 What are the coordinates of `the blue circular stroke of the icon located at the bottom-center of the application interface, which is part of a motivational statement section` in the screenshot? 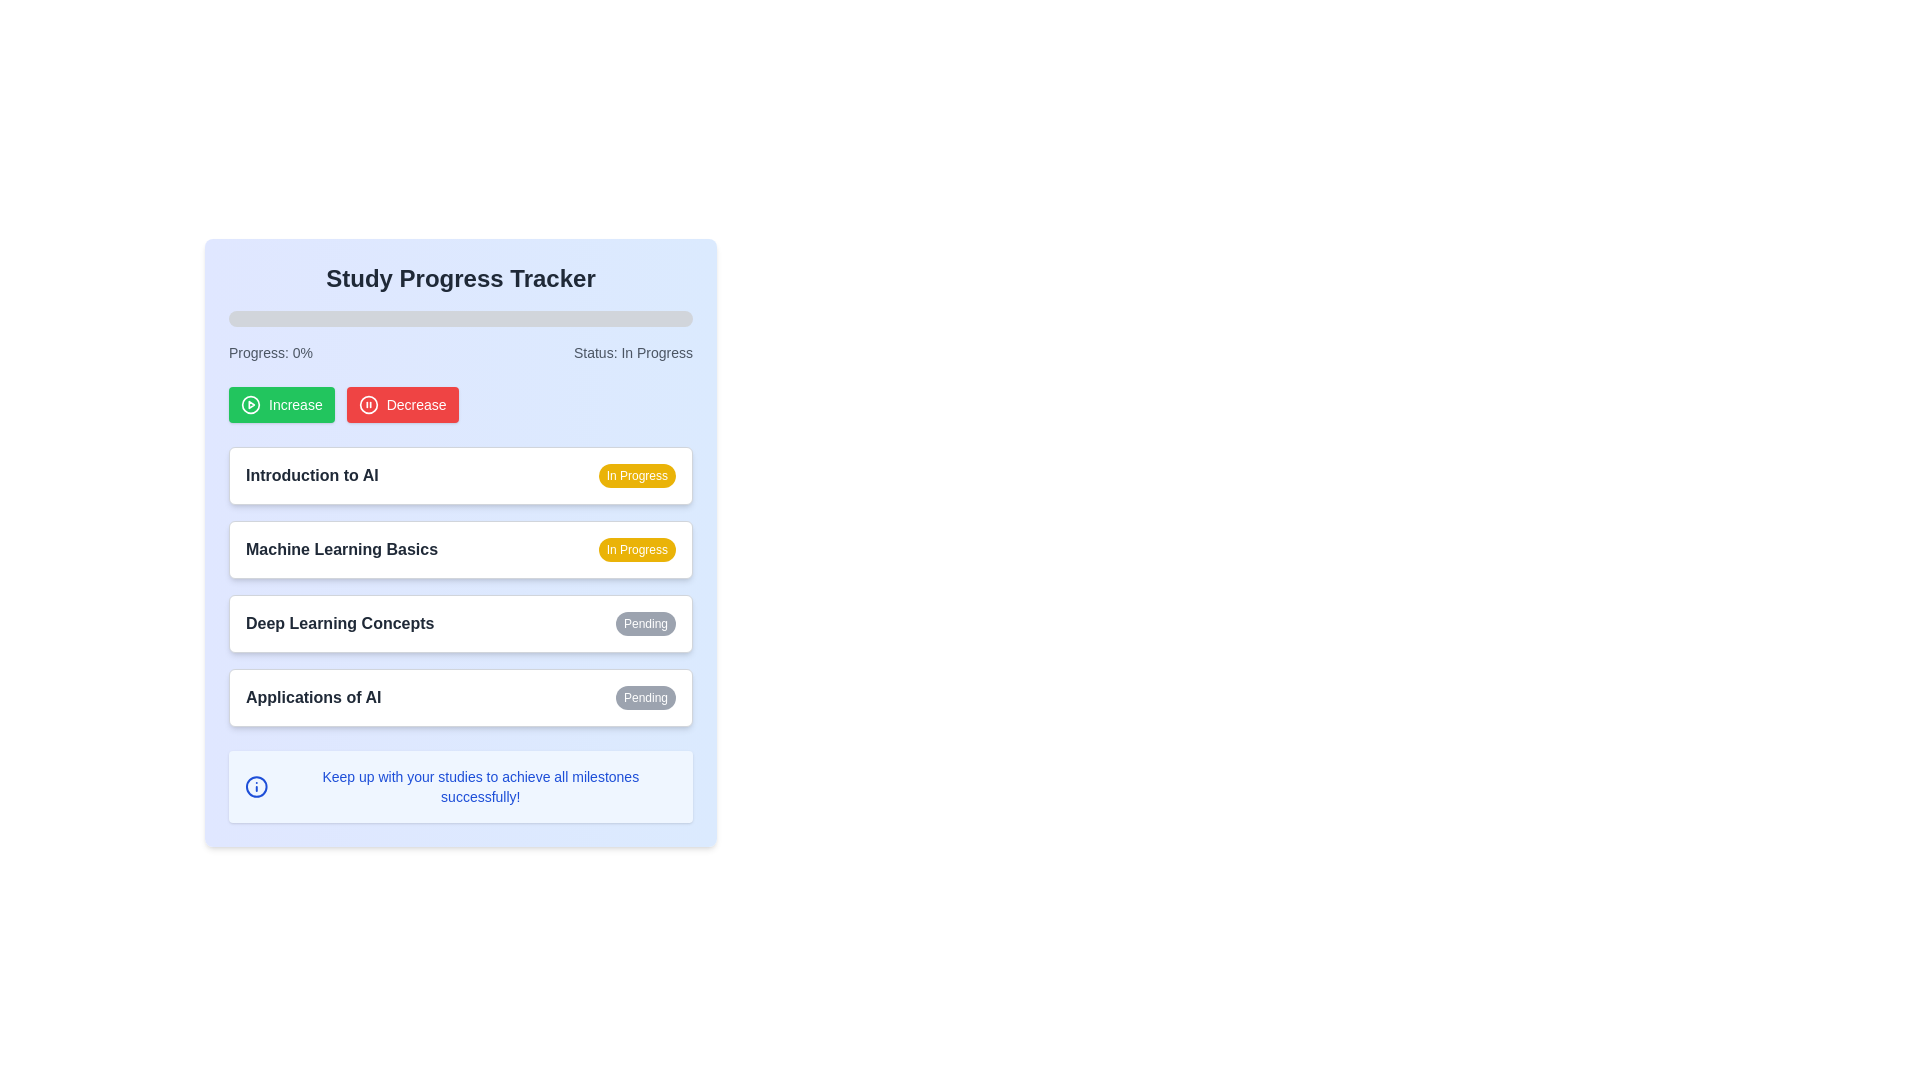 It's located at (255, 785).